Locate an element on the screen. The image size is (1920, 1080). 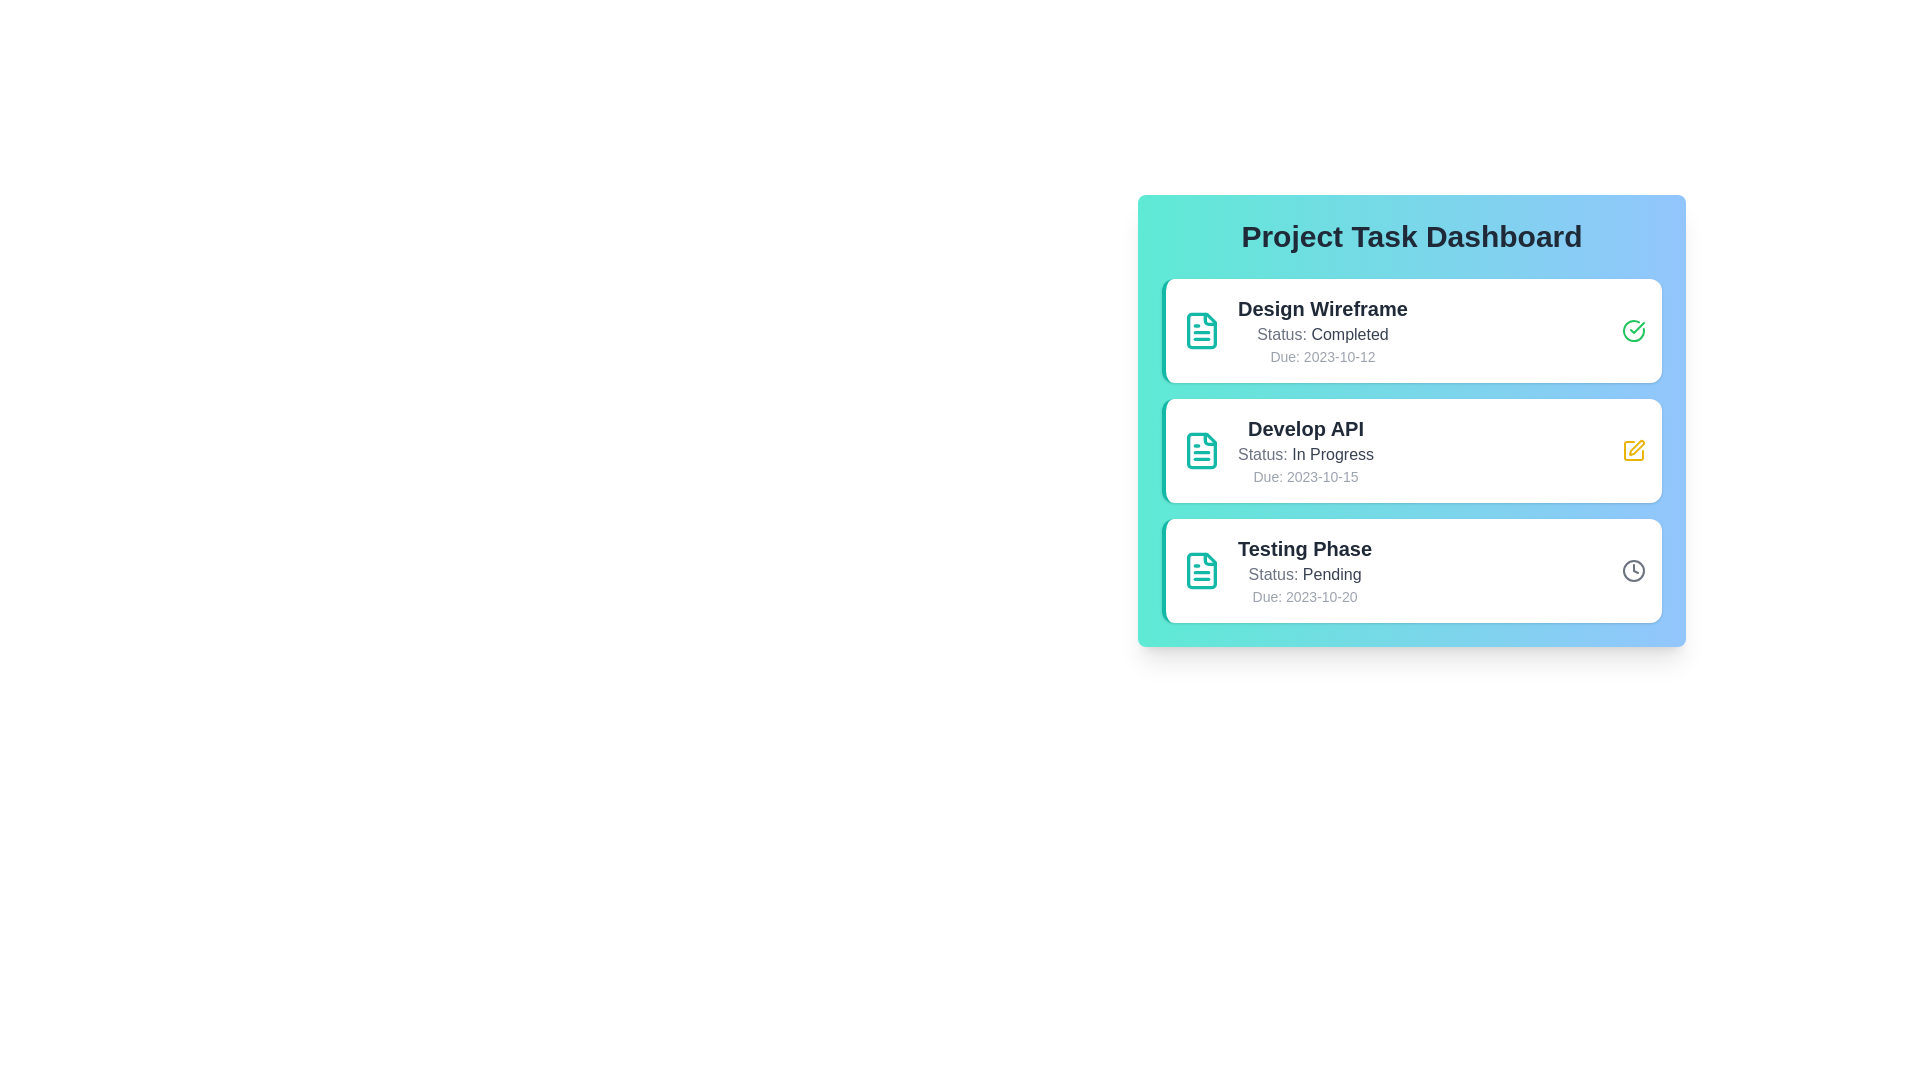
the status icon for the task with status In Progress is located at coordinates (1633, 451).